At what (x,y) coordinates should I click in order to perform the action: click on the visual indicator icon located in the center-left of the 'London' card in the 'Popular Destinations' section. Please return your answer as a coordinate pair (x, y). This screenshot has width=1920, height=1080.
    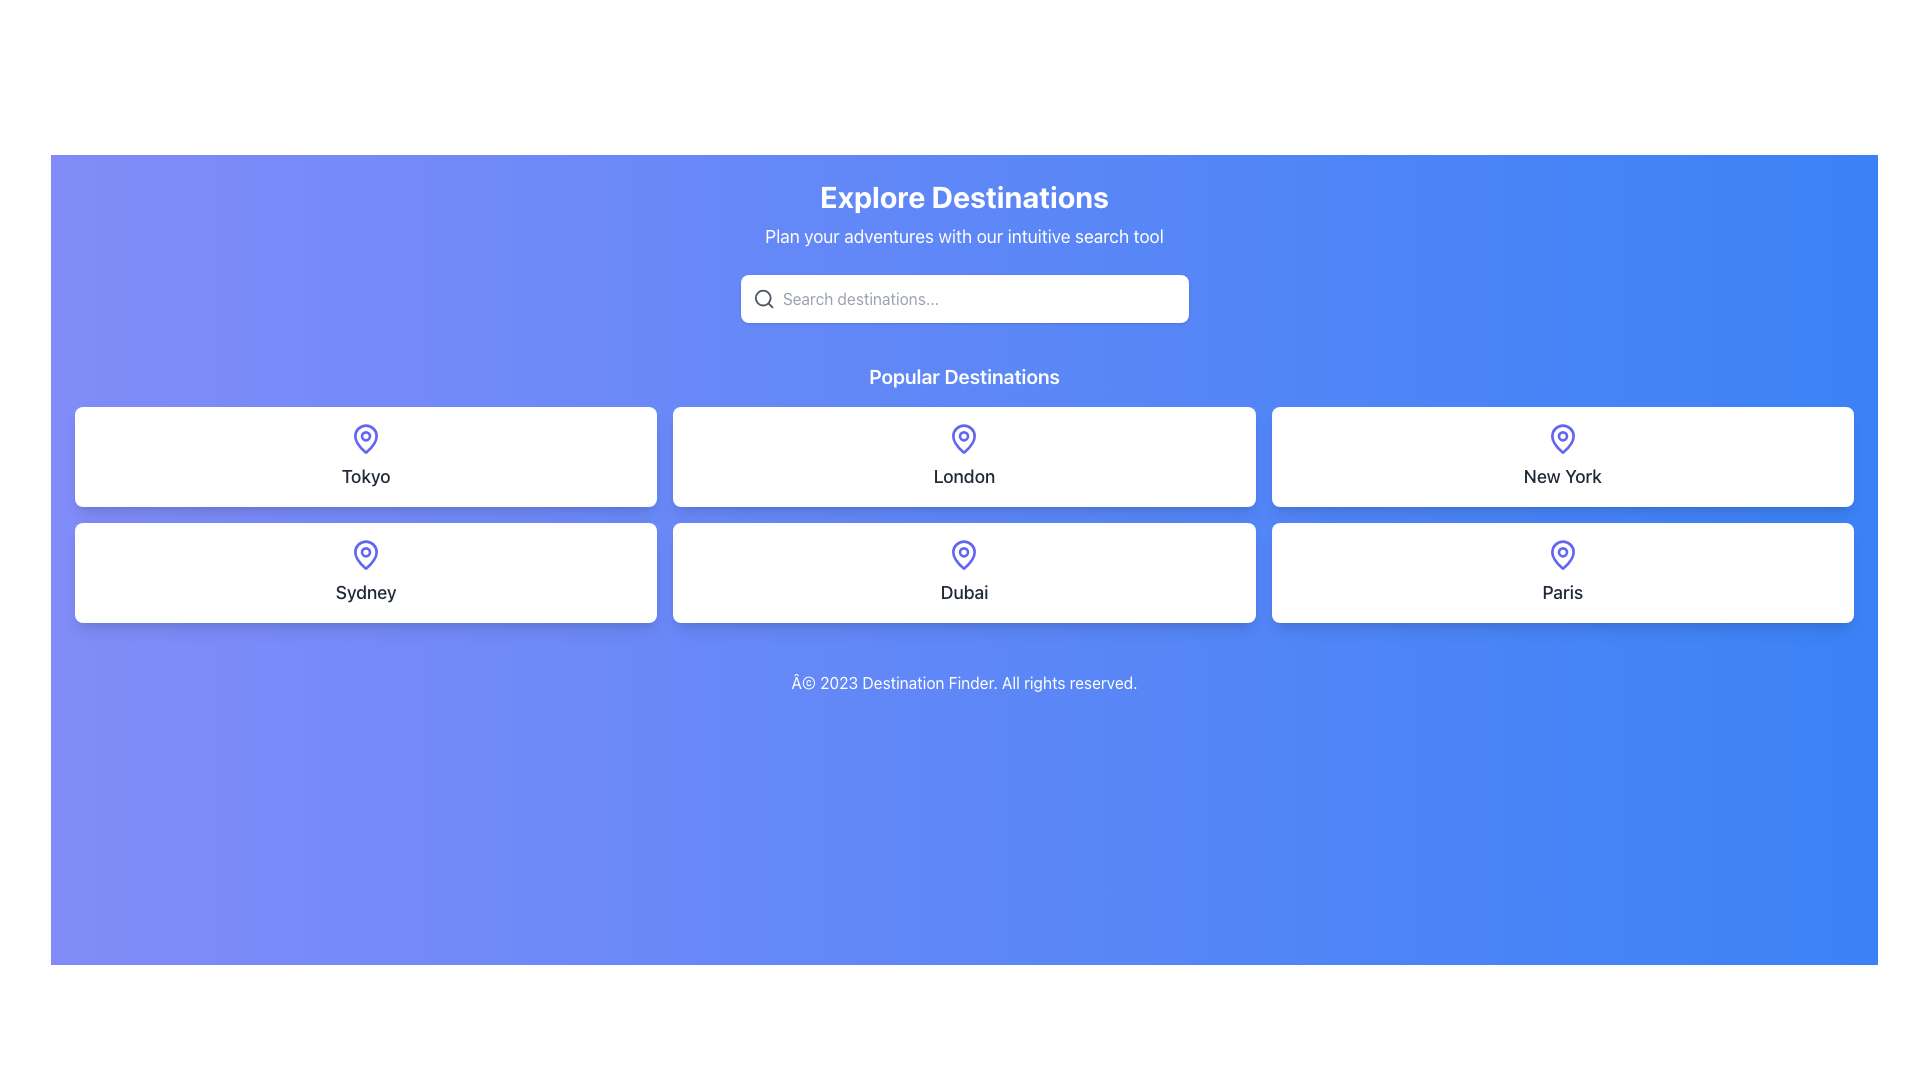
    Looking at the image, I should click on (964, 438).